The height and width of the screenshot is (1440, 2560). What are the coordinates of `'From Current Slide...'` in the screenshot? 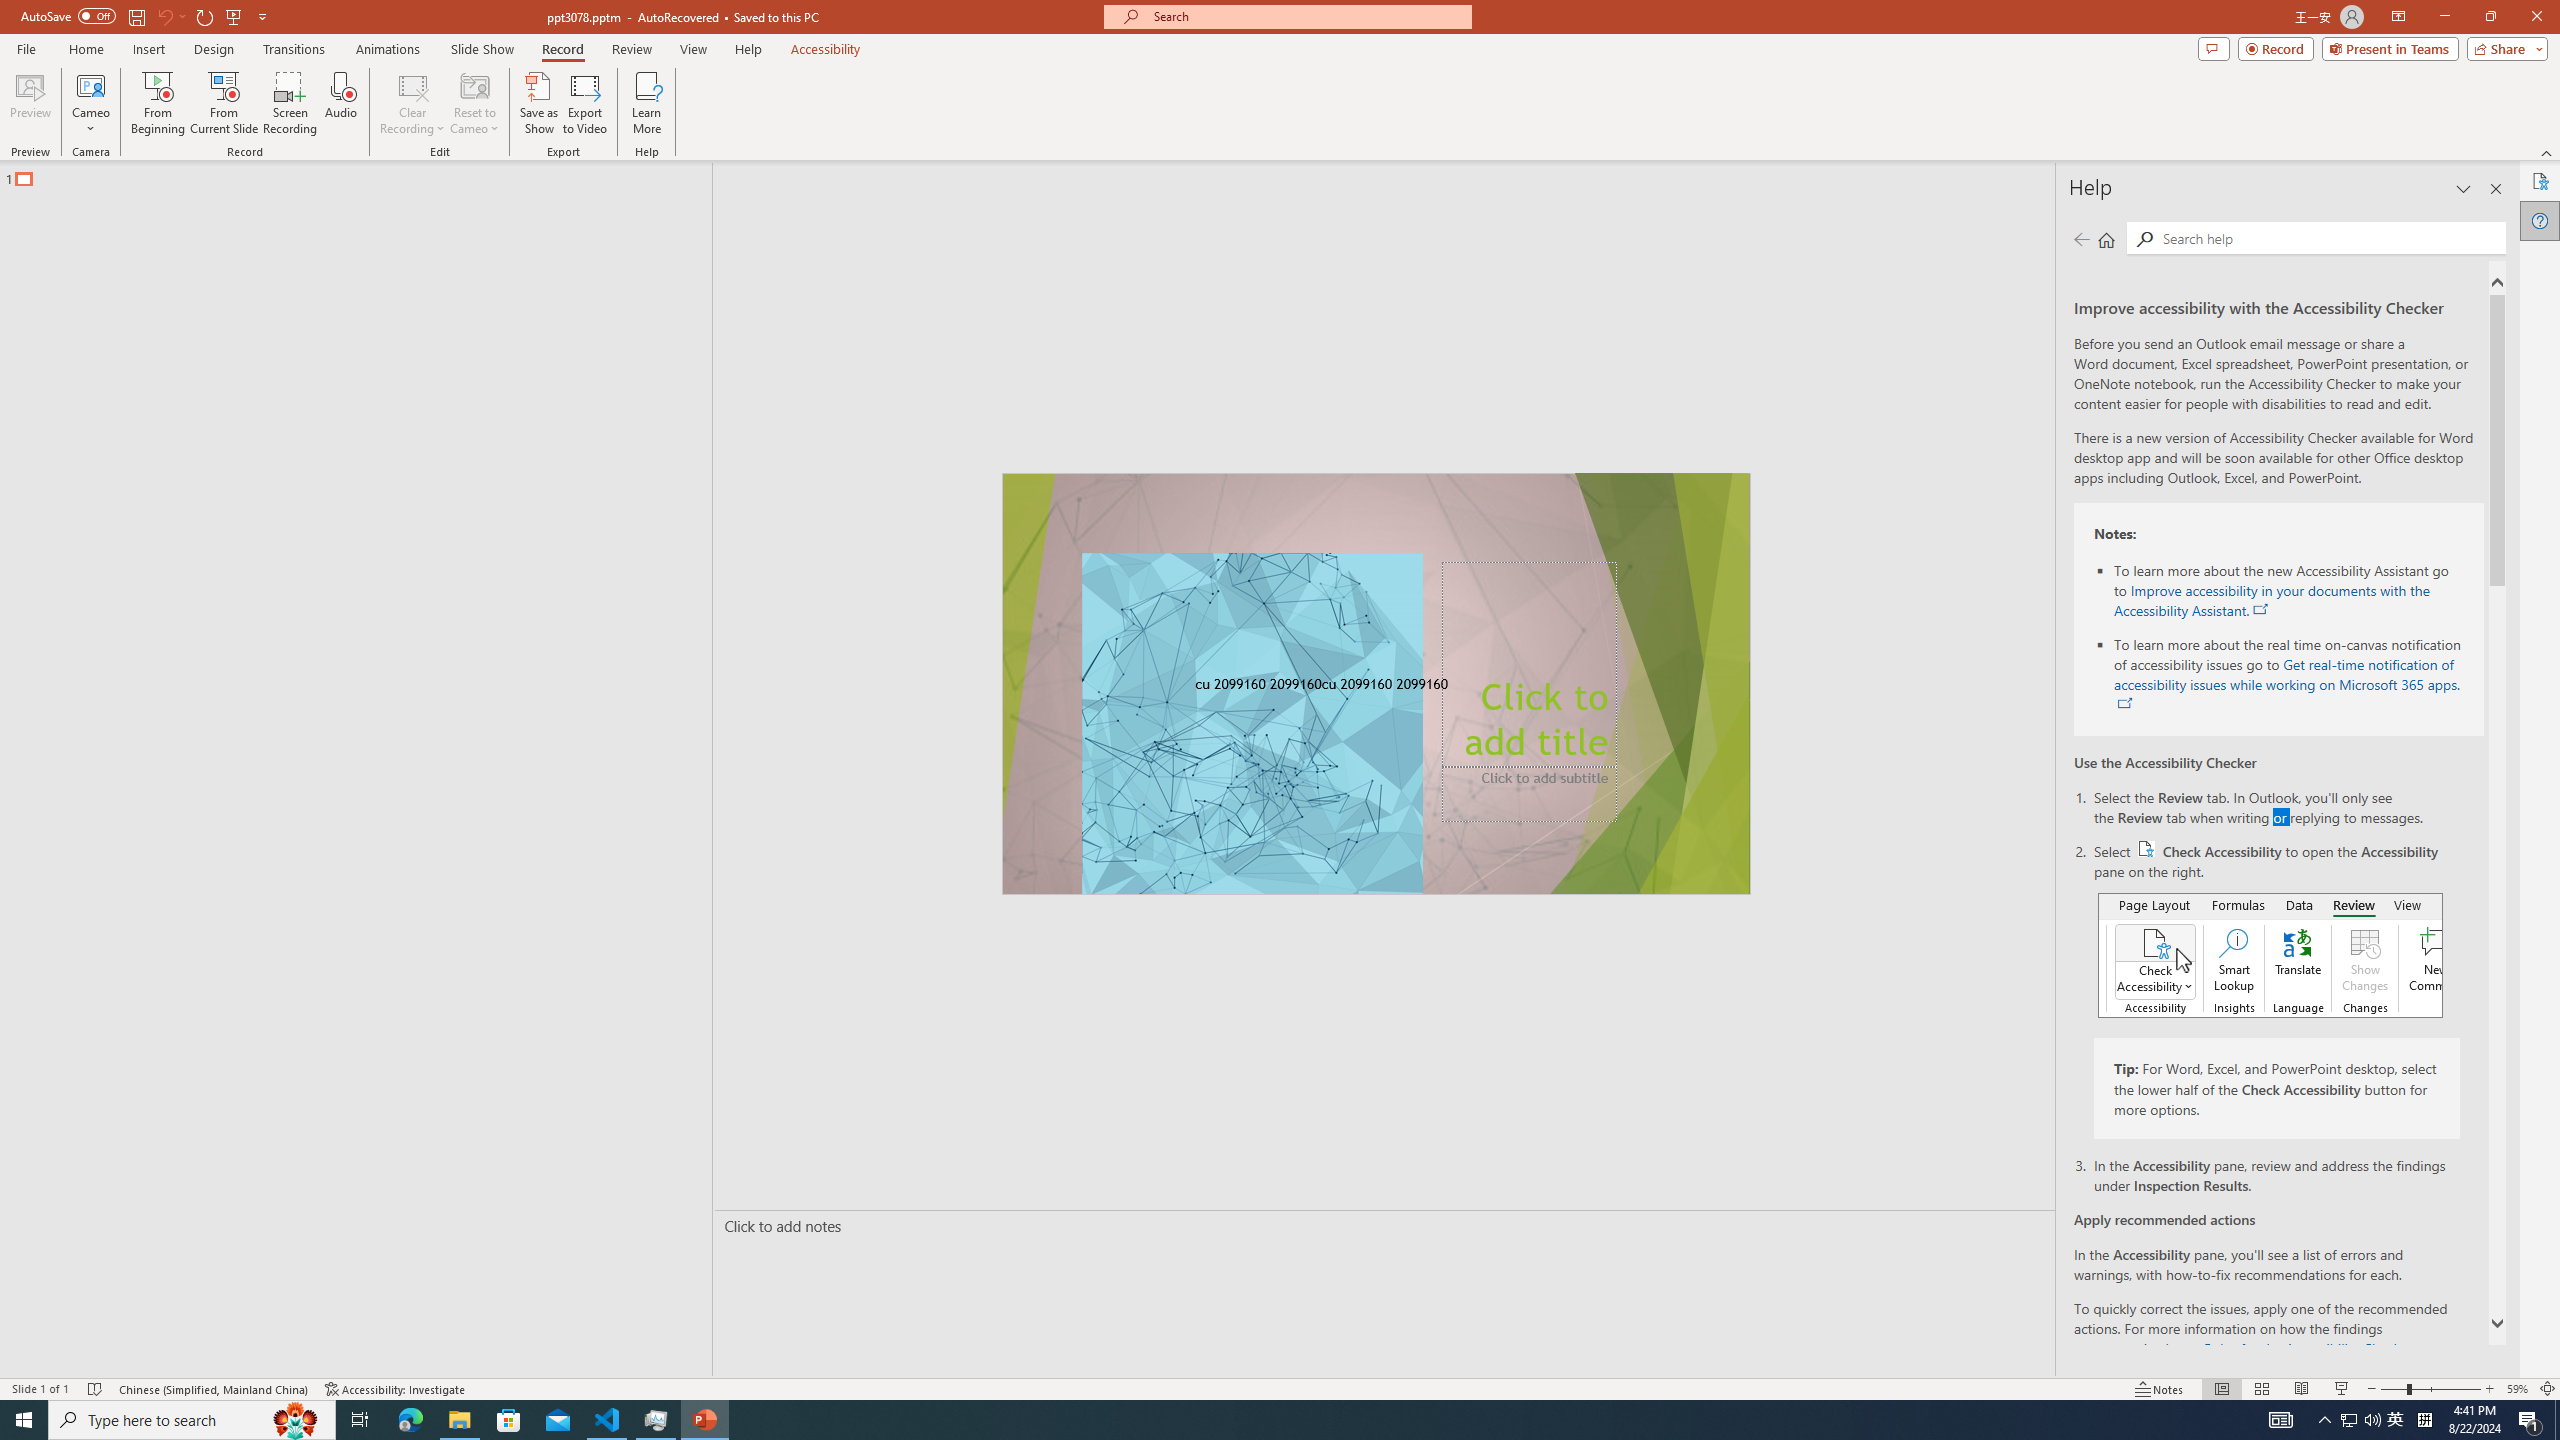 It's located at (224, 103).